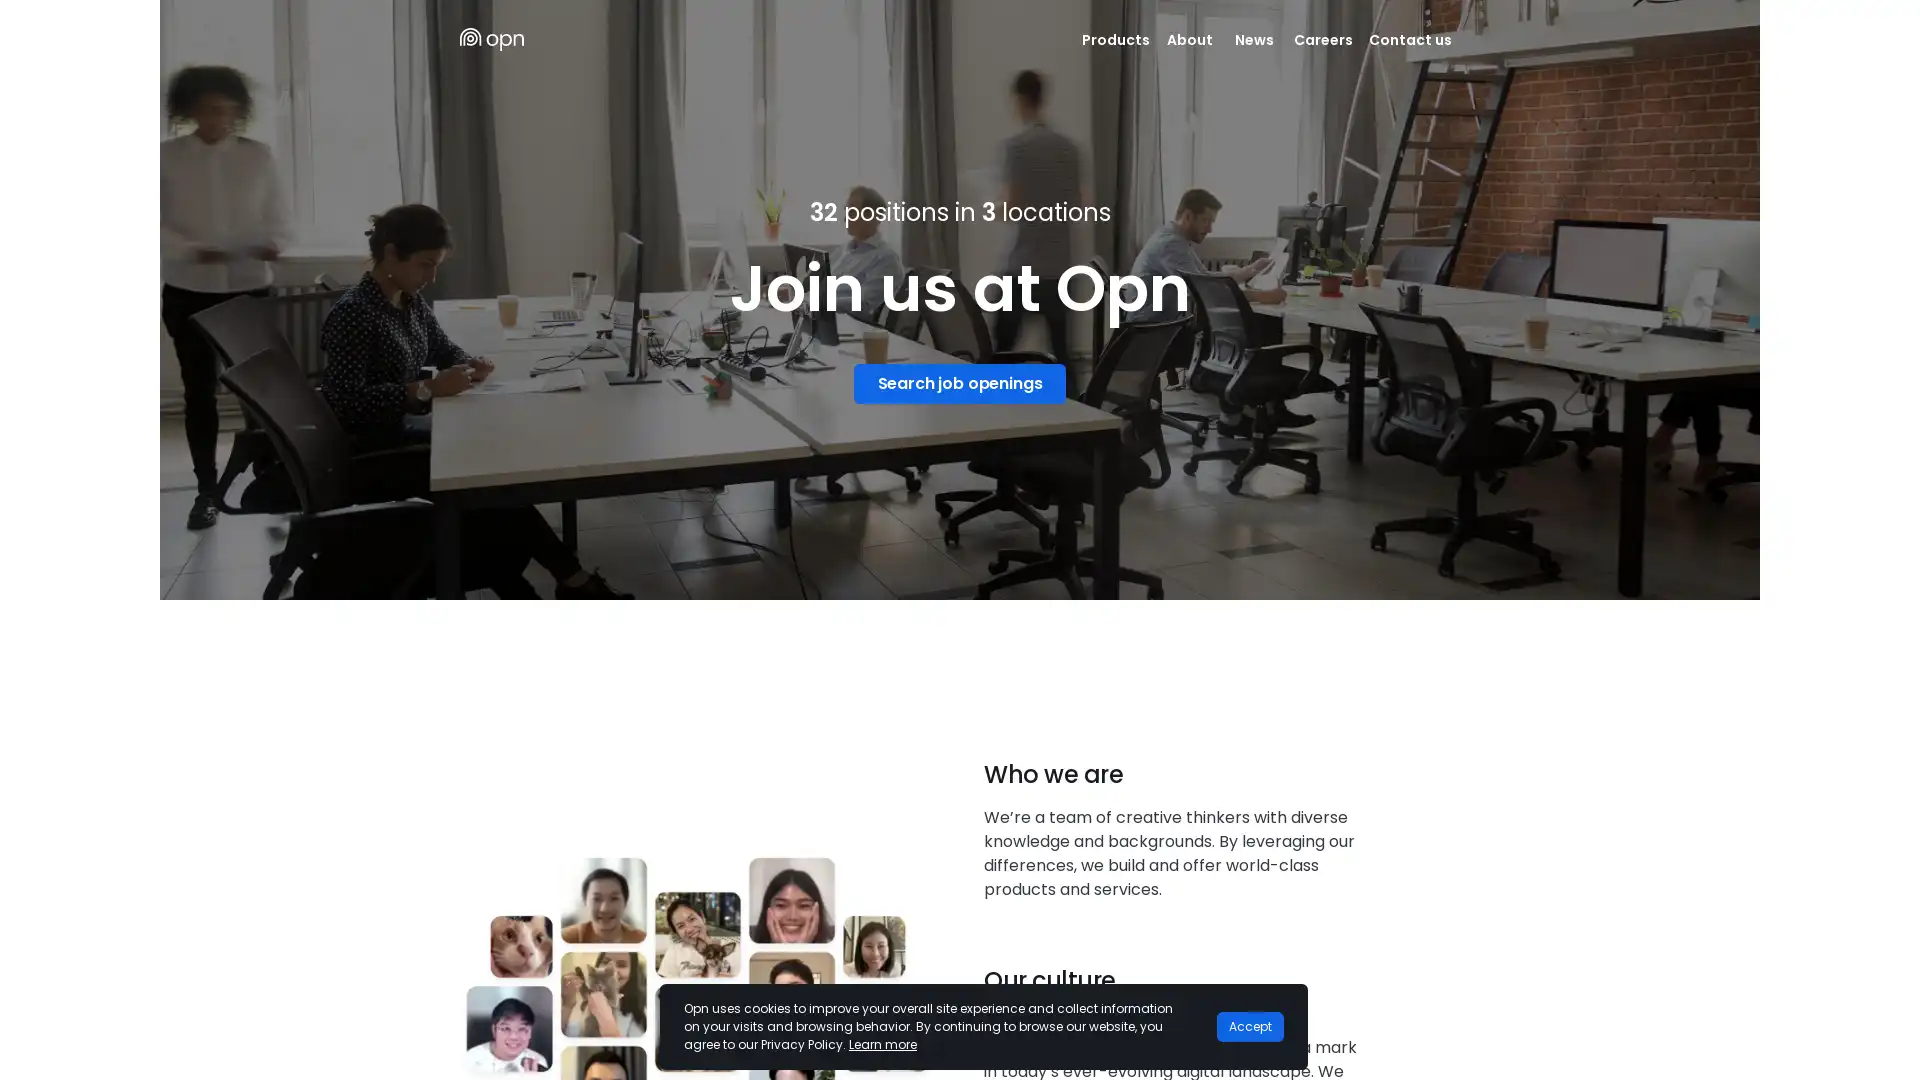  What do you see at coordinates (1115, 39) in the screenshot?
I see `Products` at bounding box center [1115, 39].